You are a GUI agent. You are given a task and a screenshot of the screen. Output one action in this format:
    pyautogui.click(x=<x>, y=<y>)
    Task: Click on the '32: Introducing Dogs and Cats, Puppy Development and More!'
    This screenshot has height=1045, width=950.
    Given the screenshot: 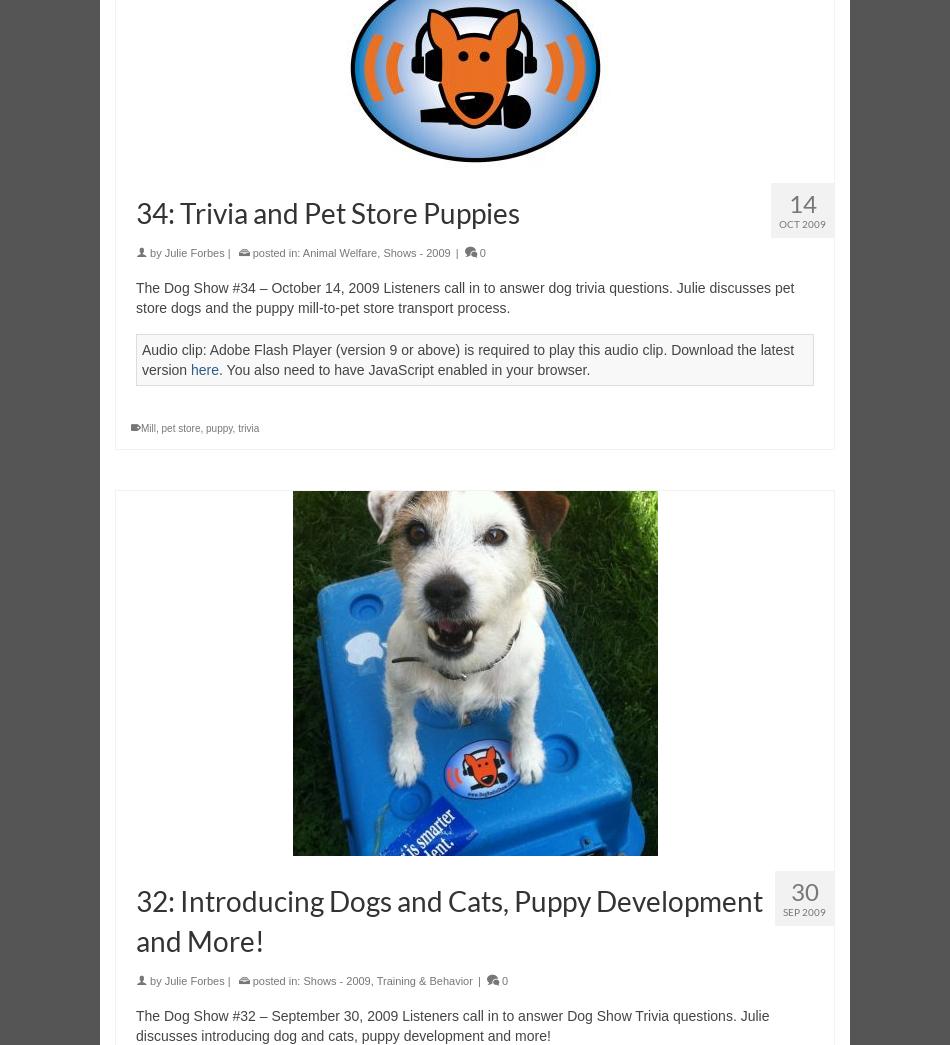 What is the action you would take?
    pyautogui.click(x=448, y=920)
    